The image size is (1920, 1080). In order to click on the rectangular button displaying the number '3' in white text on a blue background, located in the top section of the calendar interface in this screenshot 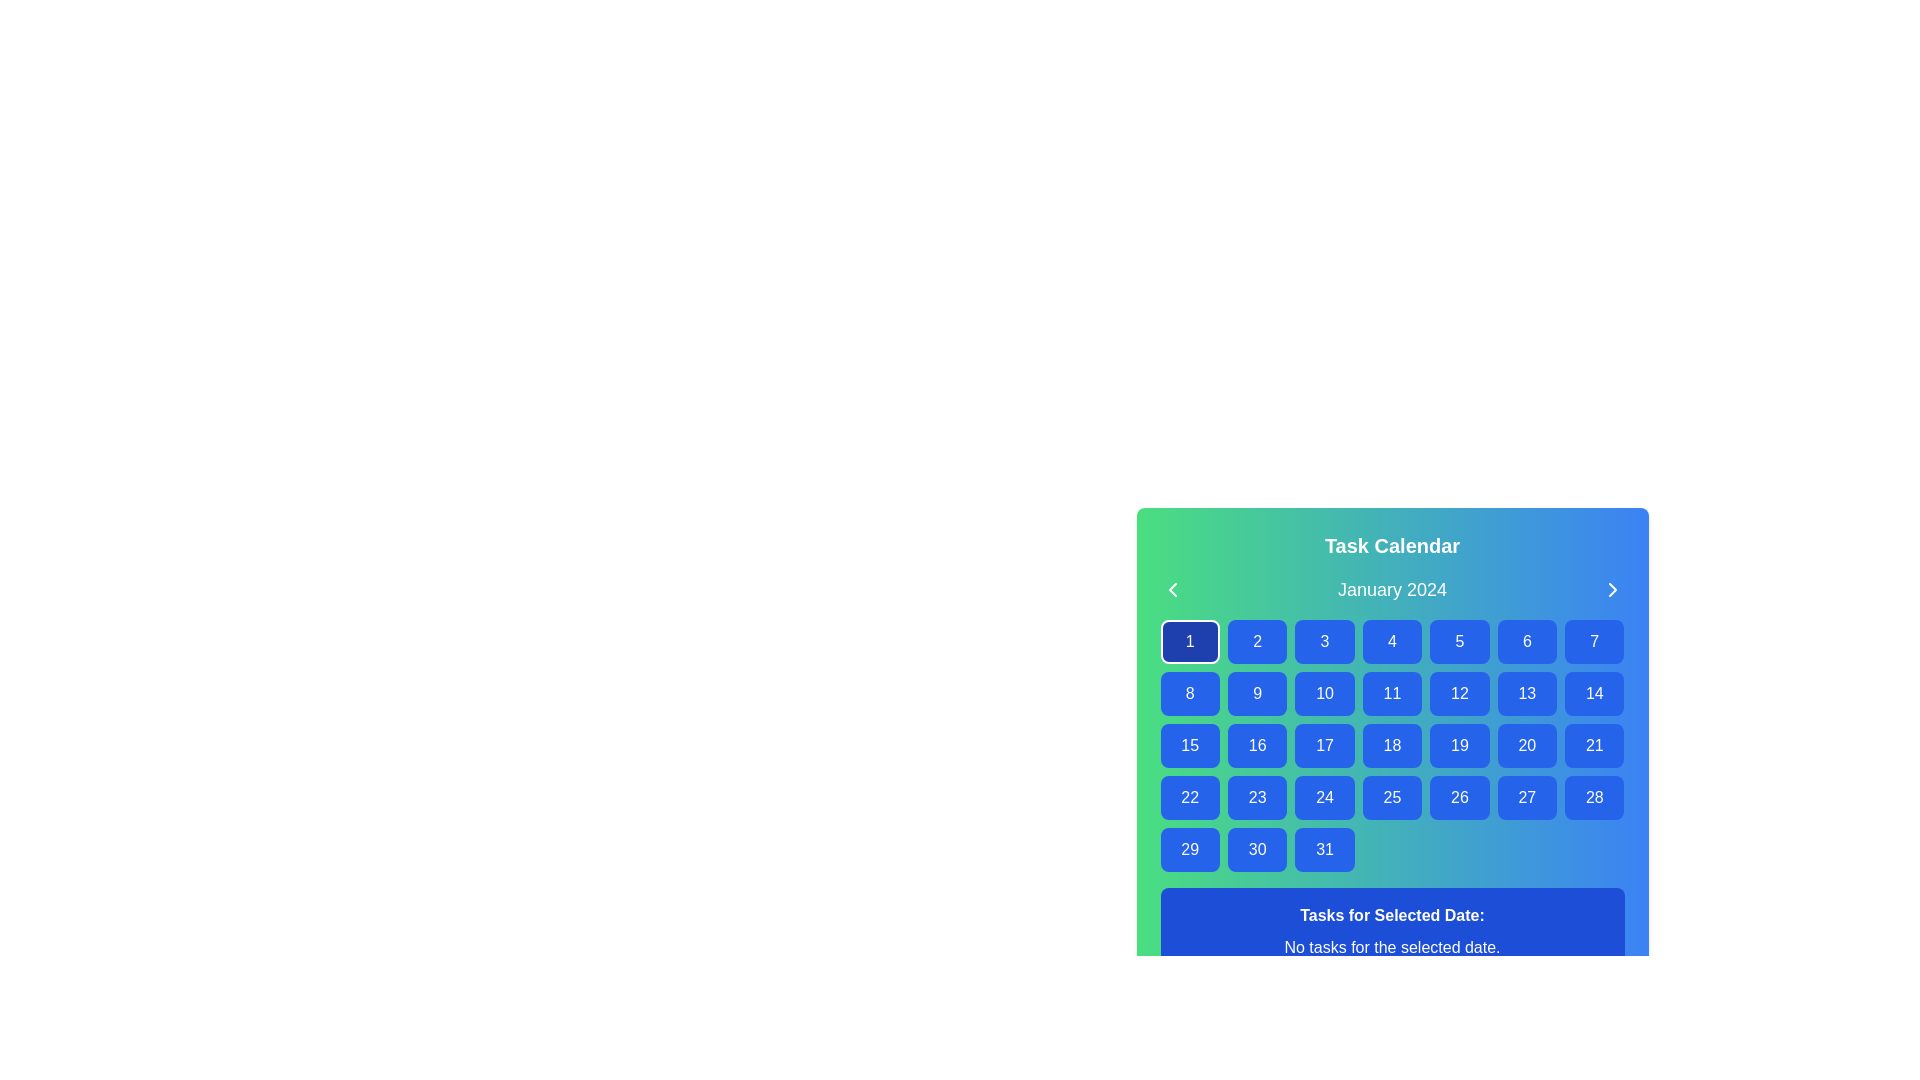, I will do `click(1324, 641)`.